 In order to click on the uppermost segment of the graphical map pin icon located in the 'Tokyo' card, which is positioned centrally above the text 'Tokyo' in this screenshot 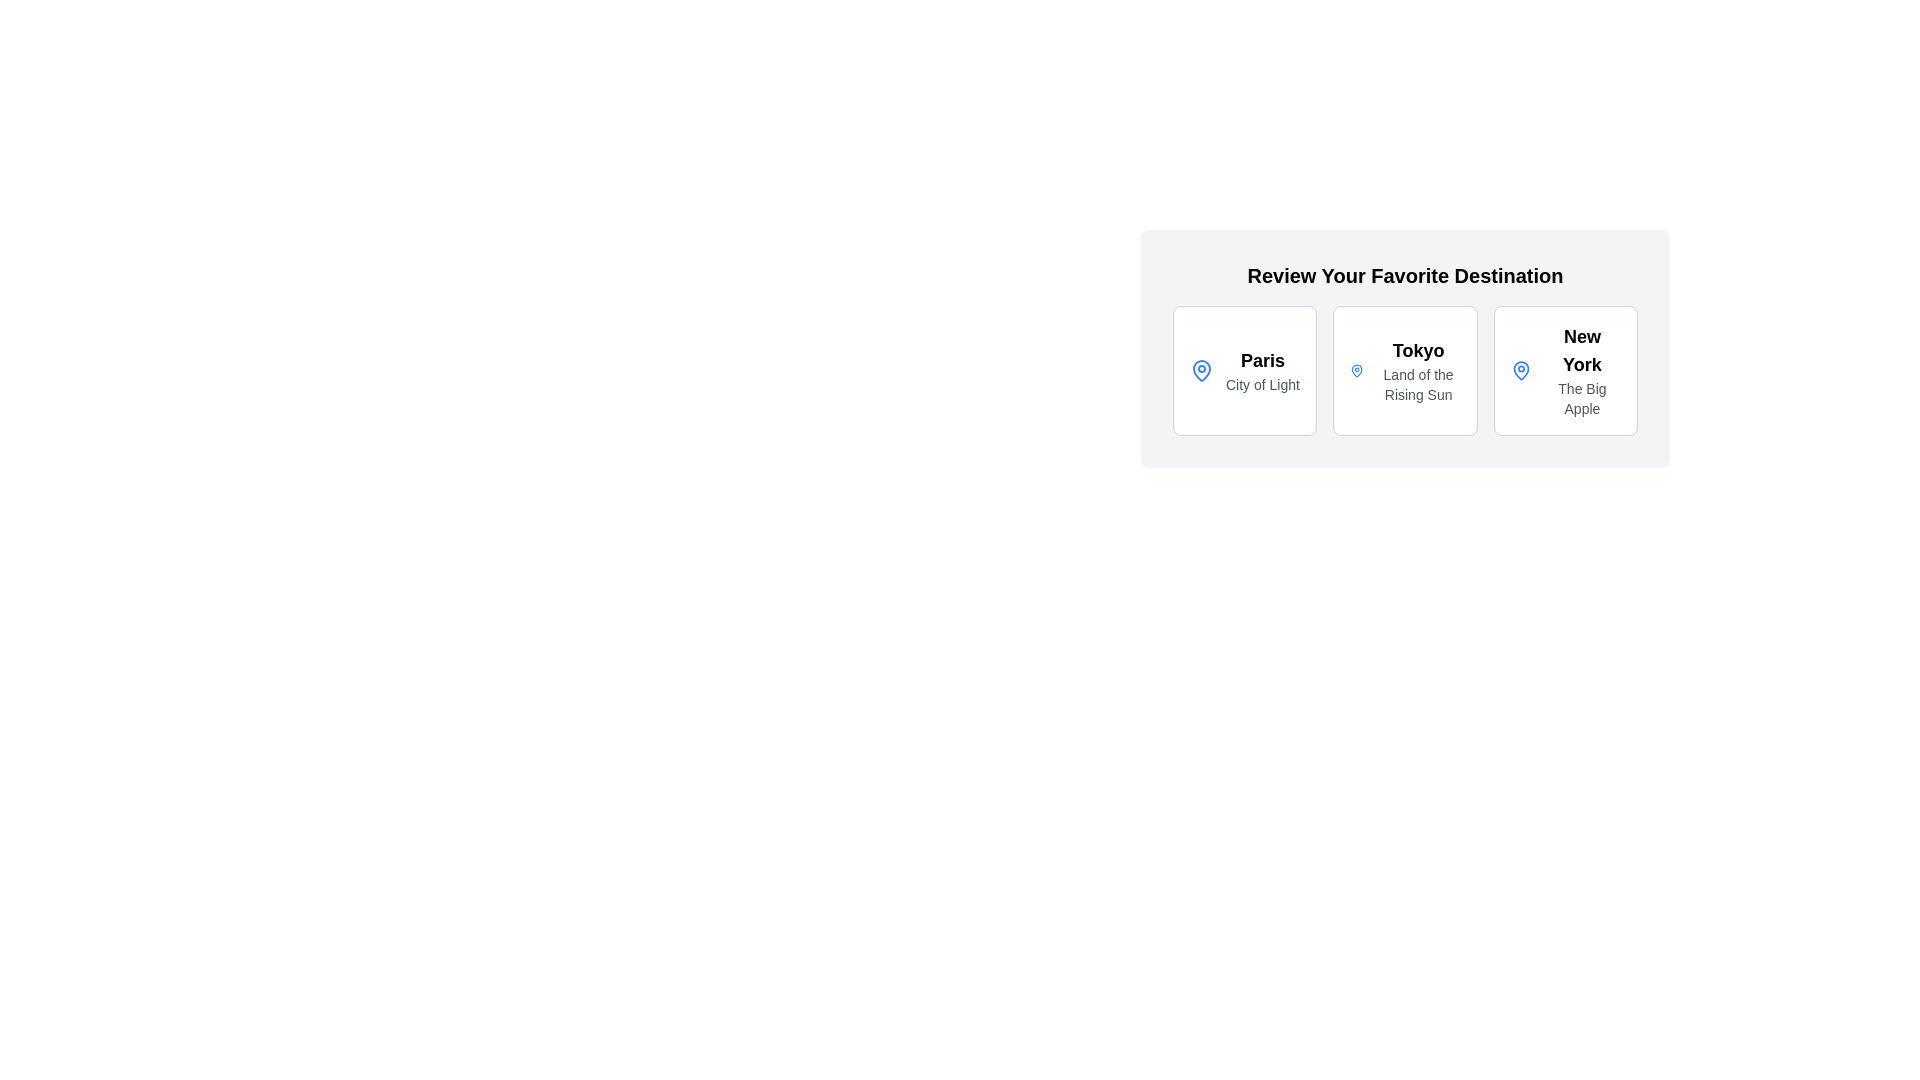, I will do `click(1357, 370)`.